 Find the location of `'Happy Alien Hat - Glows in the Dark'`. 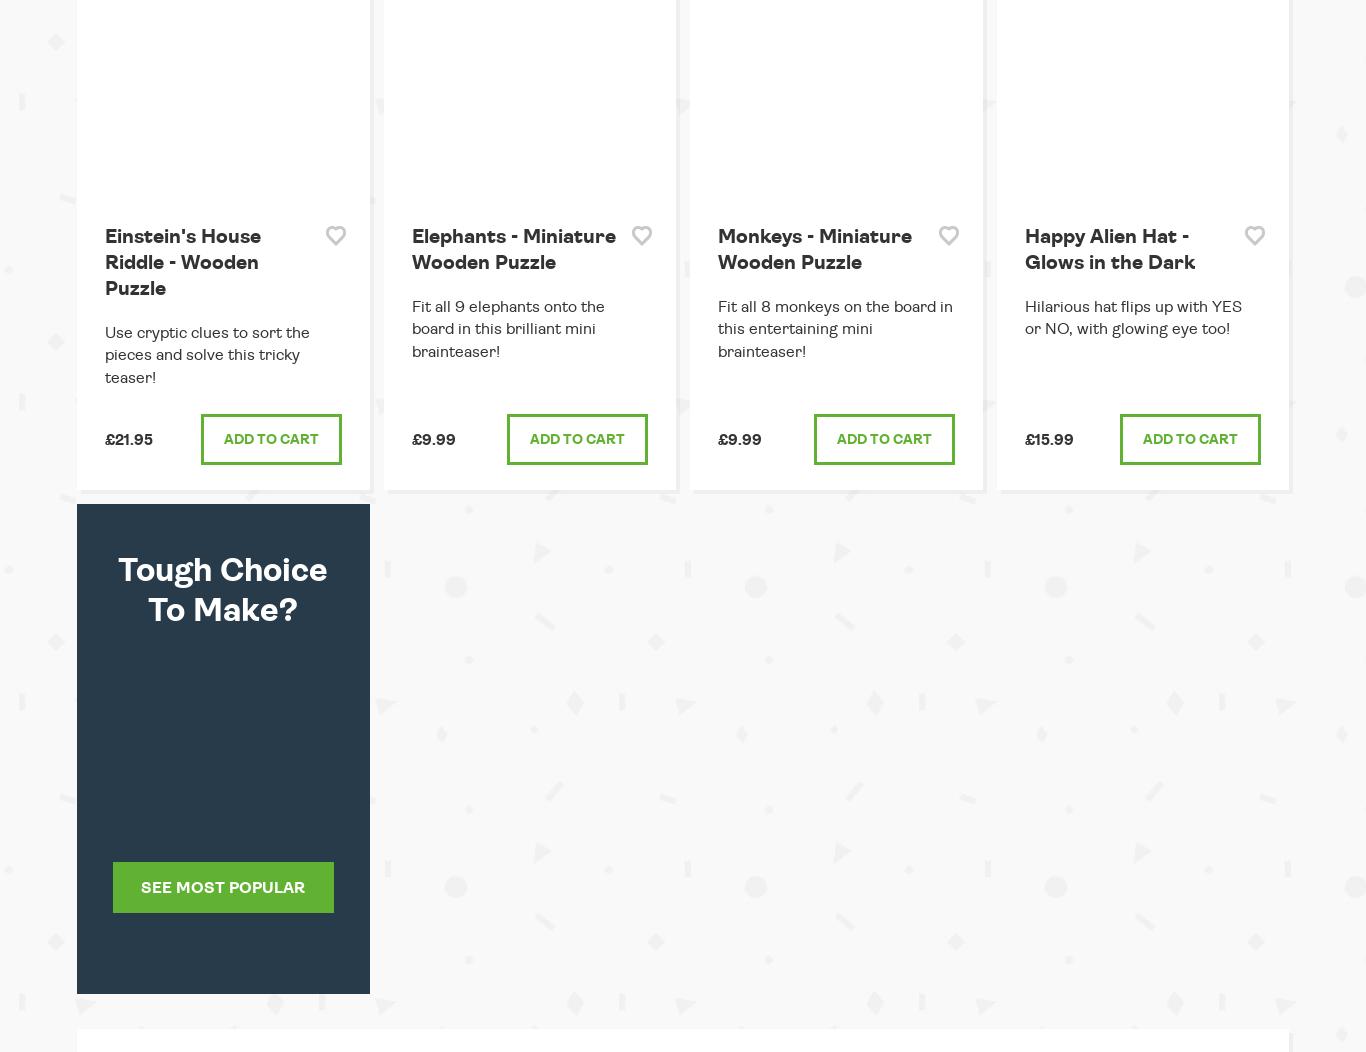

'Happy Alien Hat - Glows in the Dark' is located at coordinates (1108, 248).